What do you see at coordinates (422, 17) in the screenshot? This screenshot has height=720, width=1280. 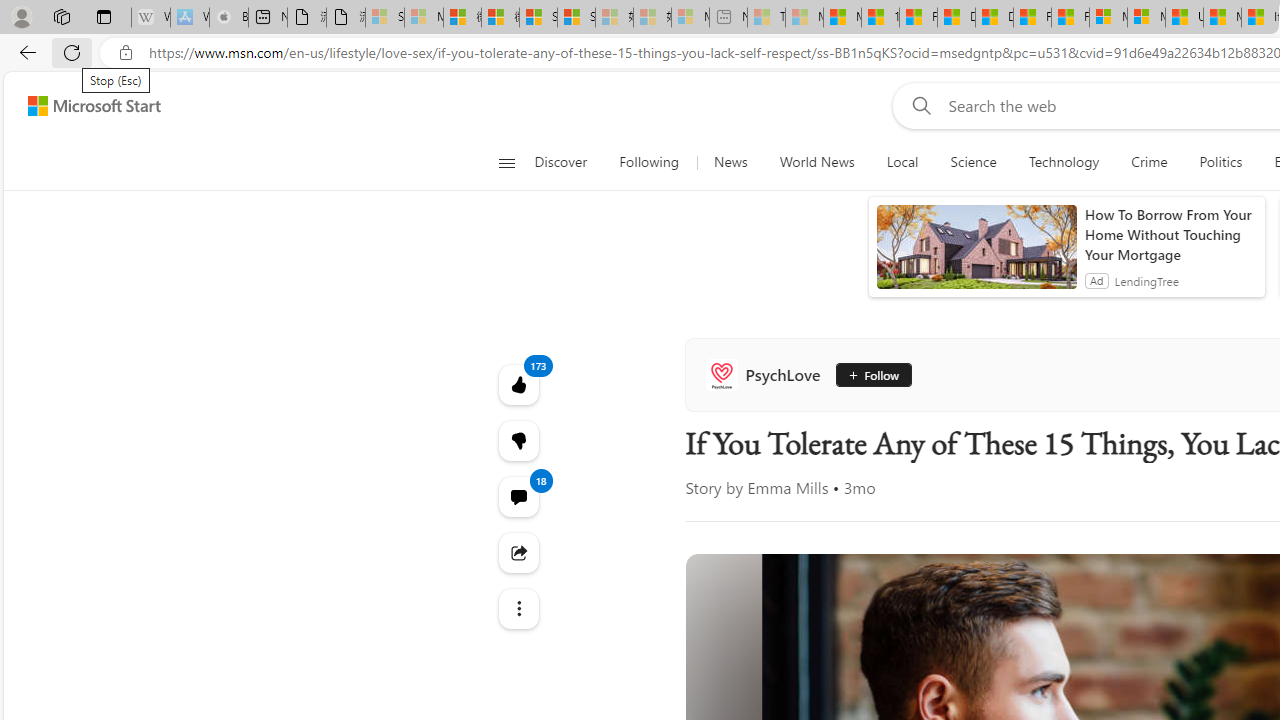 I see `'Microsoft Services Agreement - Sleeping'` at bounding box center [422, 17].